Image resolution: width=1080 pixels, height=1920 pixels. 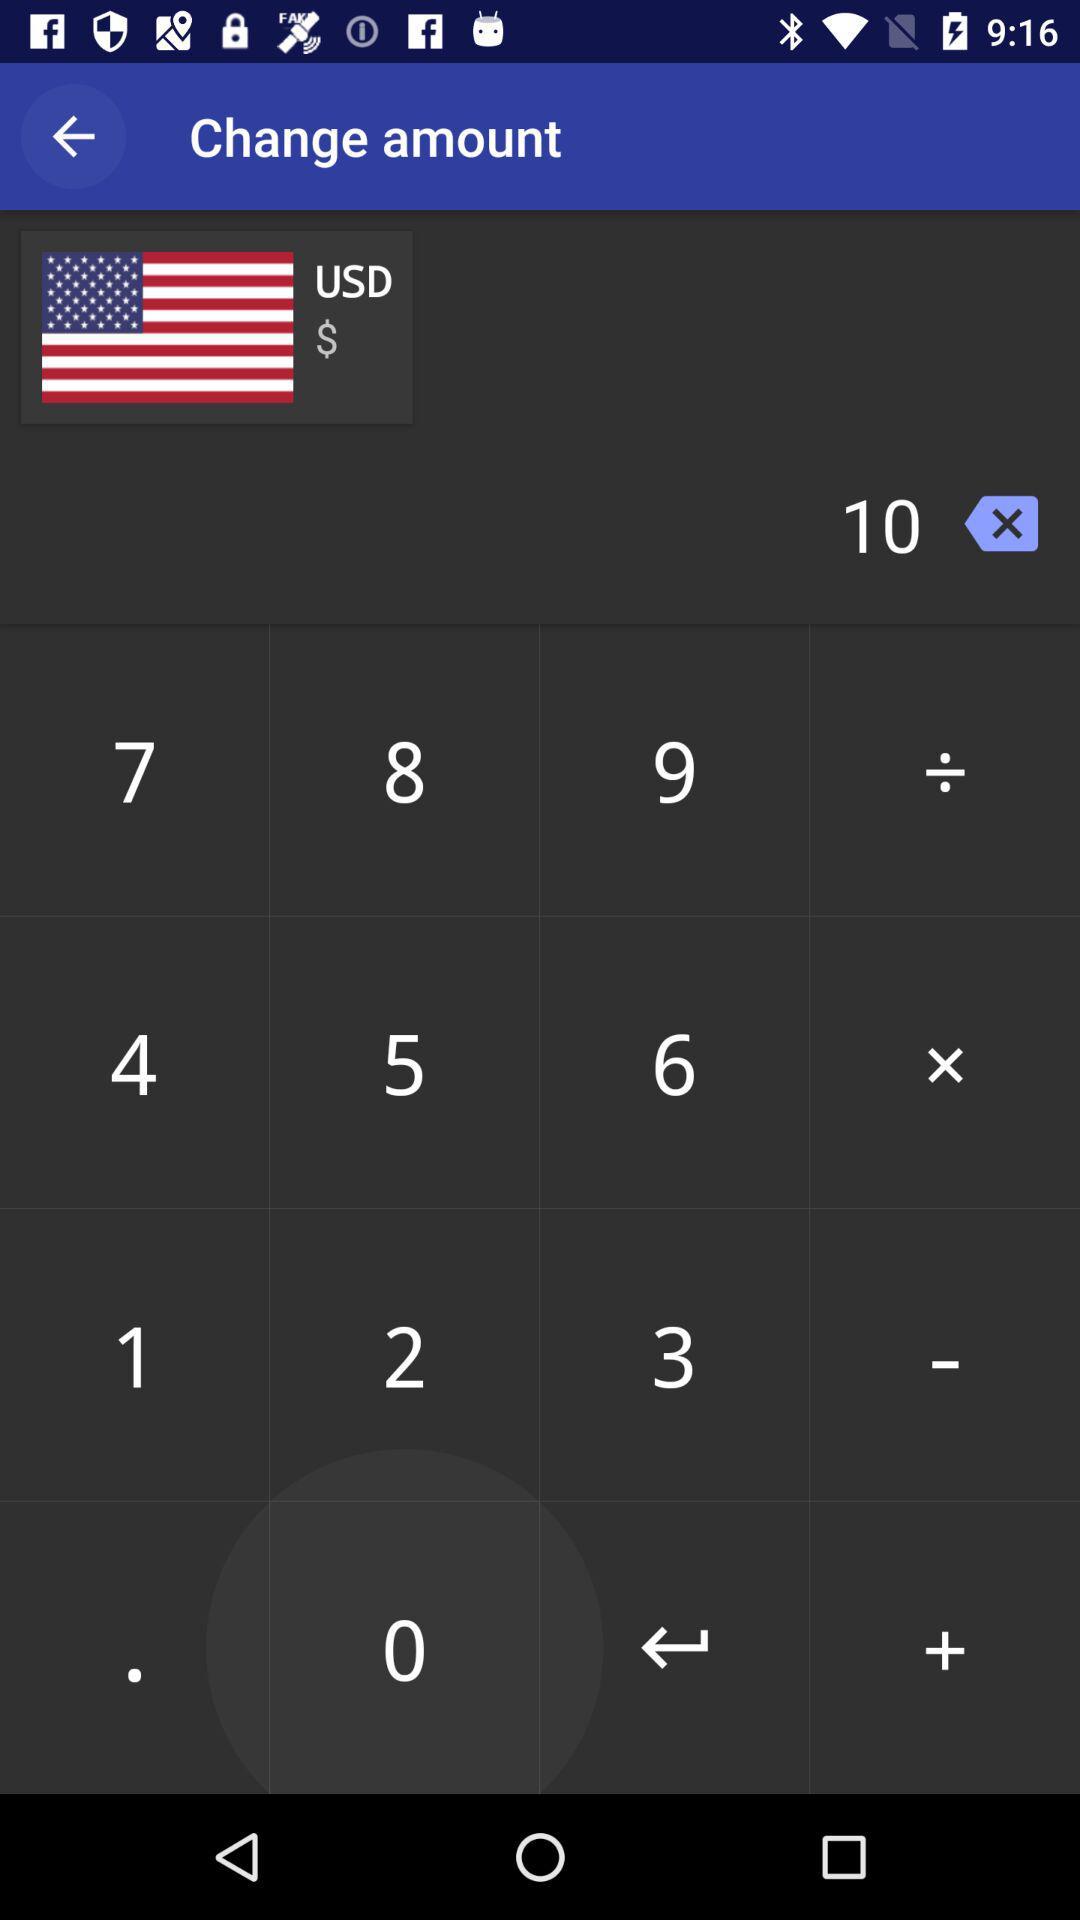 I want to click on the item below 8 icon, so click(x=674, y=1061).